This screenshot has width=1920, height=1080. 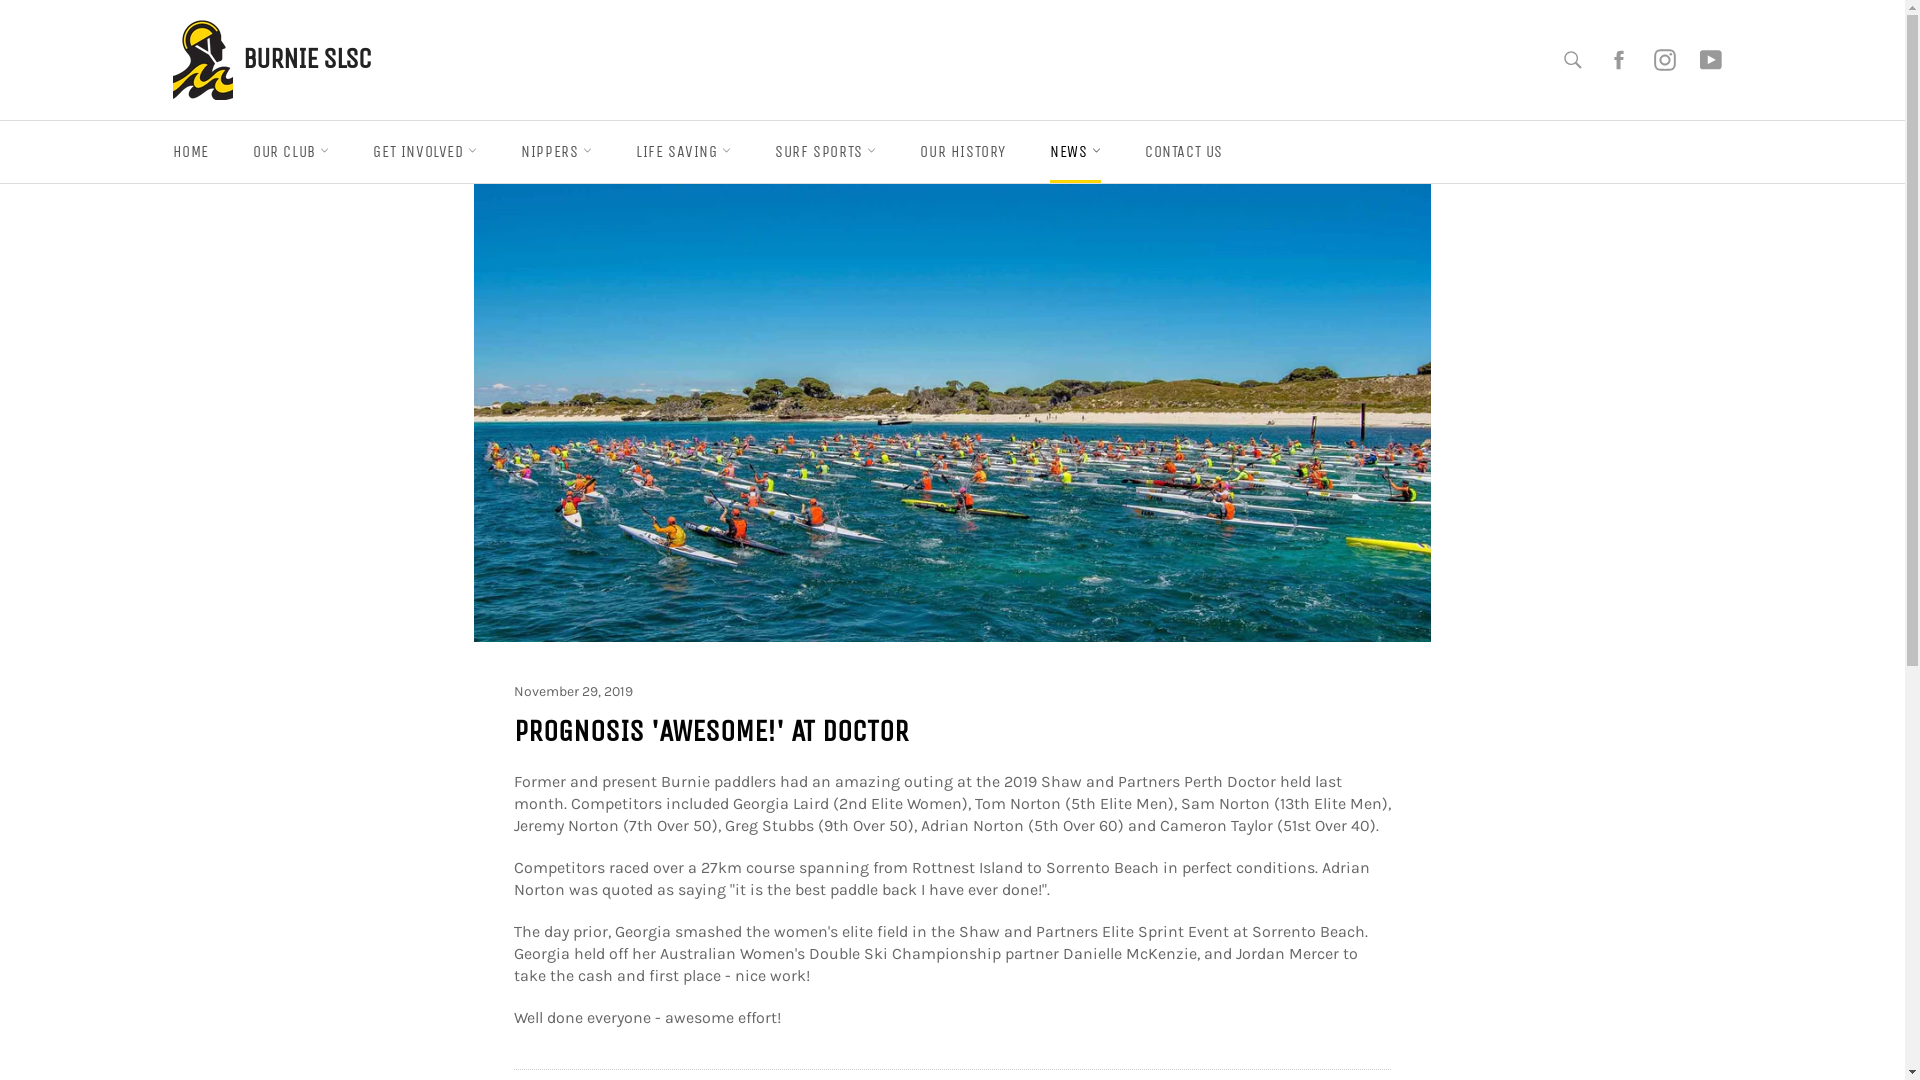 What do you see at coordinates (290, 150) in the screenshot?
I see `'OUR CLUB'` at bounding box center [290, 150].